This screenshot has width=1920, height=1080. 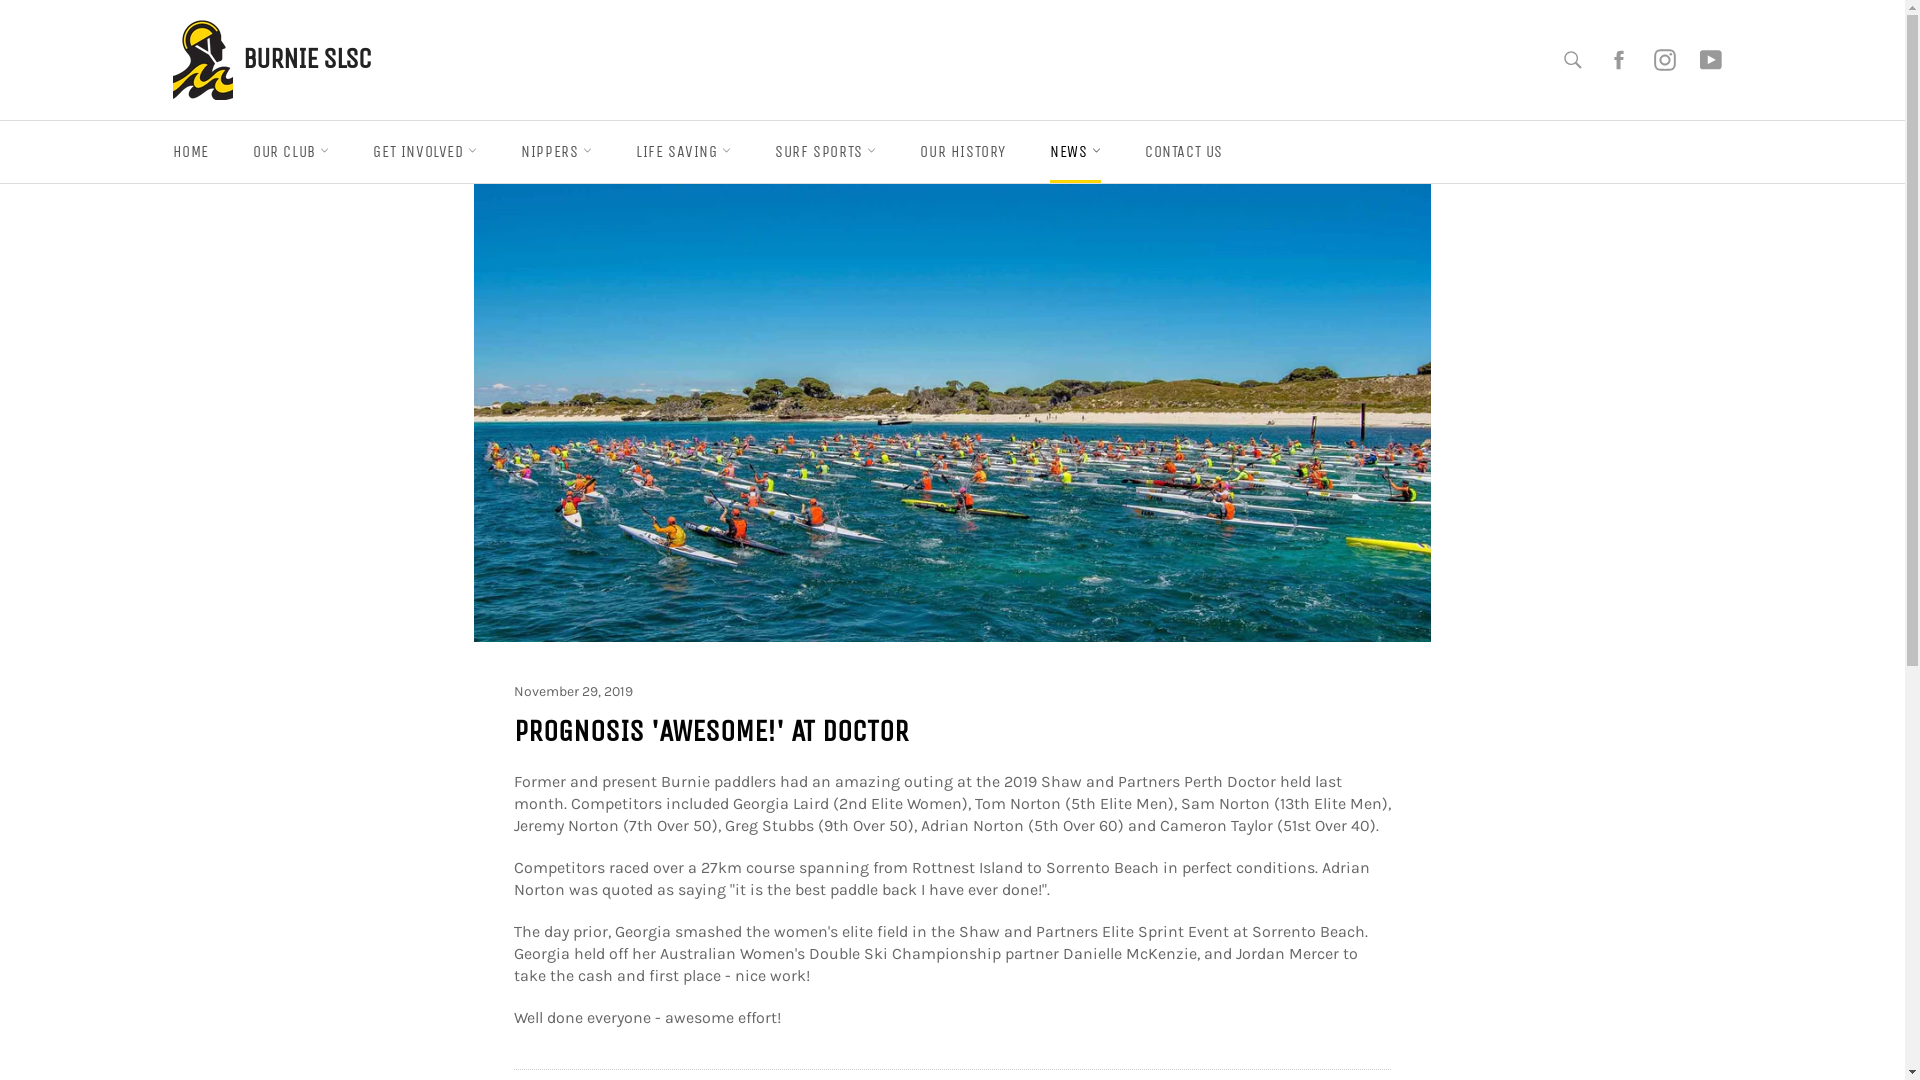 What do you see at coordinates (290, 150) in the screenshot?
I see `'OUR CLUB'` at bounding box center [290, 150].